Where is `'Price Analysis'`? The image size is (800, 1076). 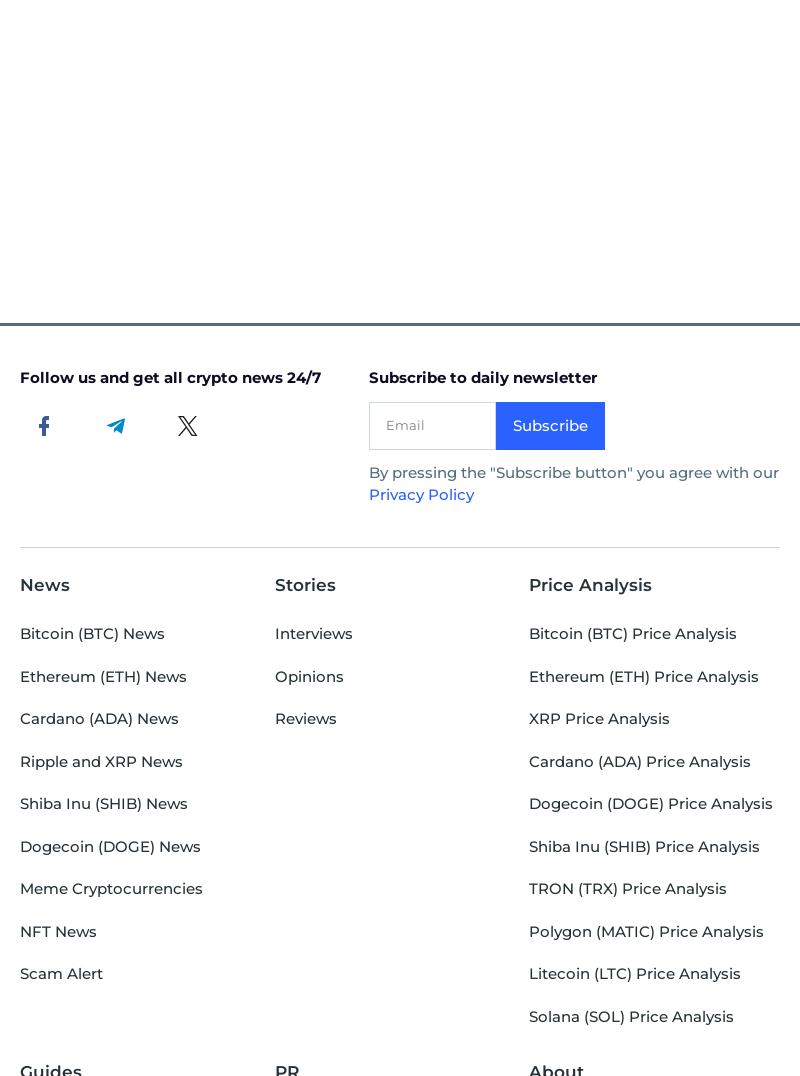
'Price Analysis' is located at coordinates (589, 584).